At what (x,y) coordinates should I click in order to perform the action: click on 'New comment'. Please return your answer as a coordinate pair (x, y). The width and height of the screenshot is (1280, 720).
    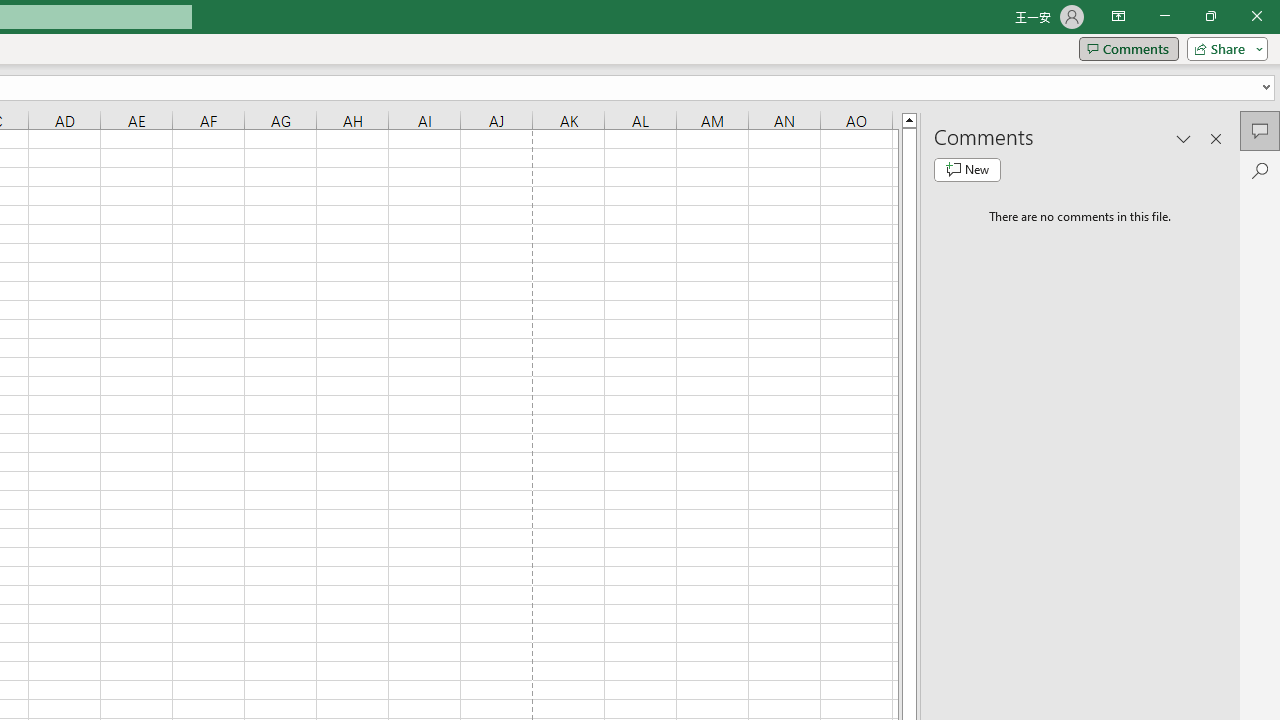
    Looking at the image, I should click on (967, 168).